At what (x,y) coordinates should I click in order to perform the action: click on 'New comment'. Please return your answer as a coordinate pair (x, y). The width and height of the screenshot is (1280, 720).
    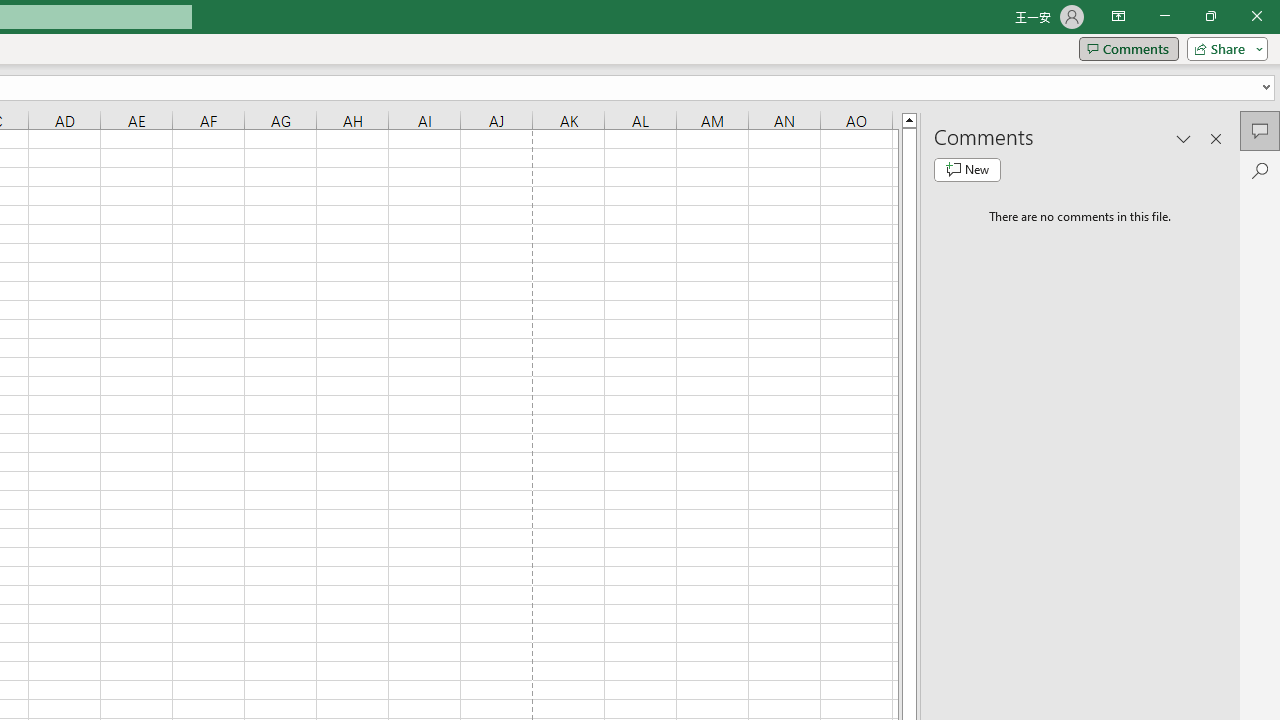
    Looking at the image, I should click on (967, 168).